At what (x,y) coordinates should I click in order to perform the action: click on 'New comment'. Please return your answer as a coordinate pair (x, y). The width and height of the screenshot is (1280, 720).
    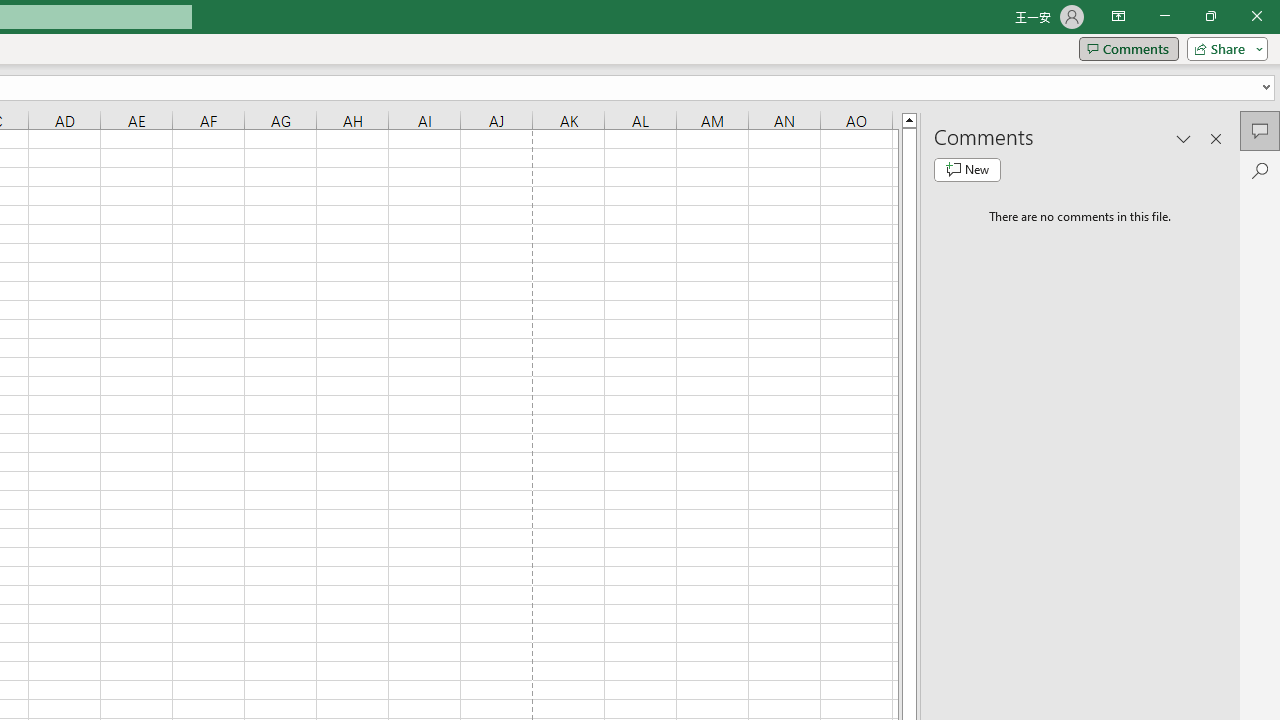
    Looking at the image, I should click on (967, 168).